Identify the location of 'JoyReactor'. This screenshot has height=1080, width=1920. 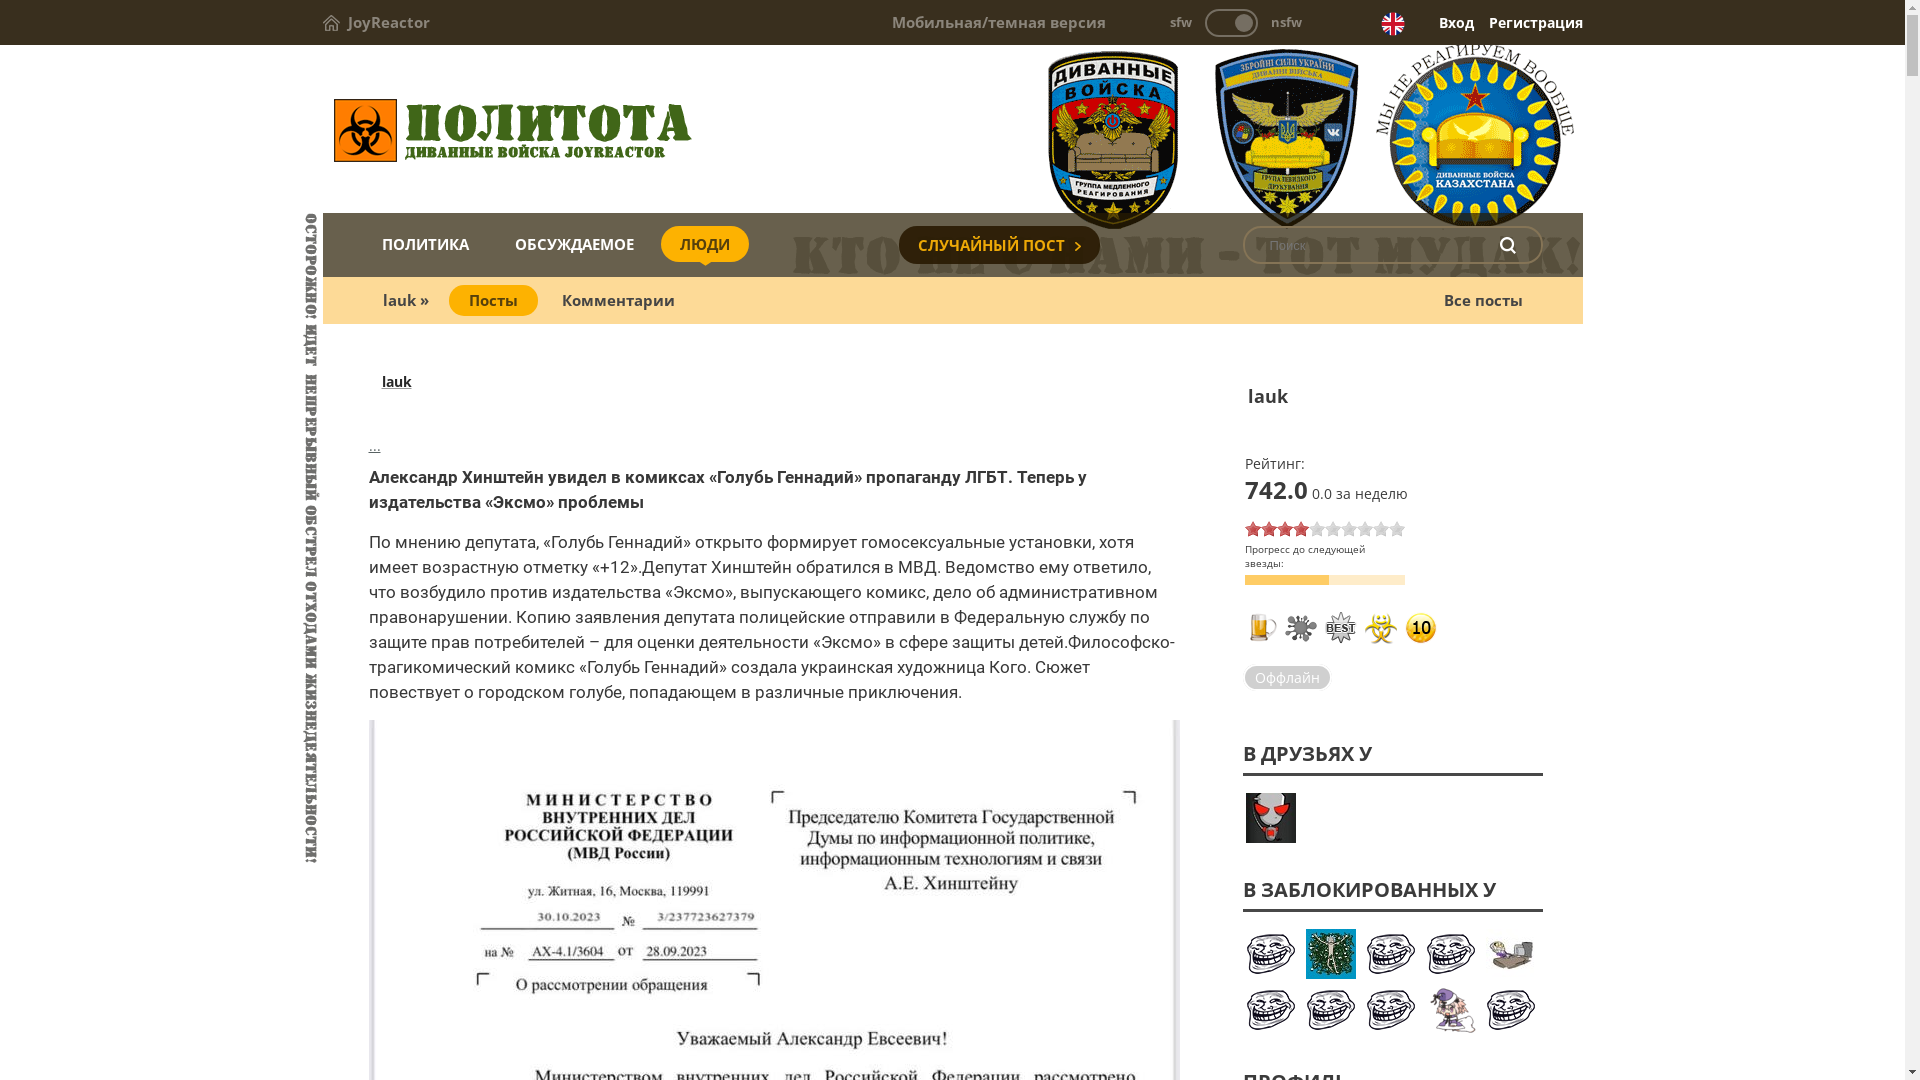
(375, 22).